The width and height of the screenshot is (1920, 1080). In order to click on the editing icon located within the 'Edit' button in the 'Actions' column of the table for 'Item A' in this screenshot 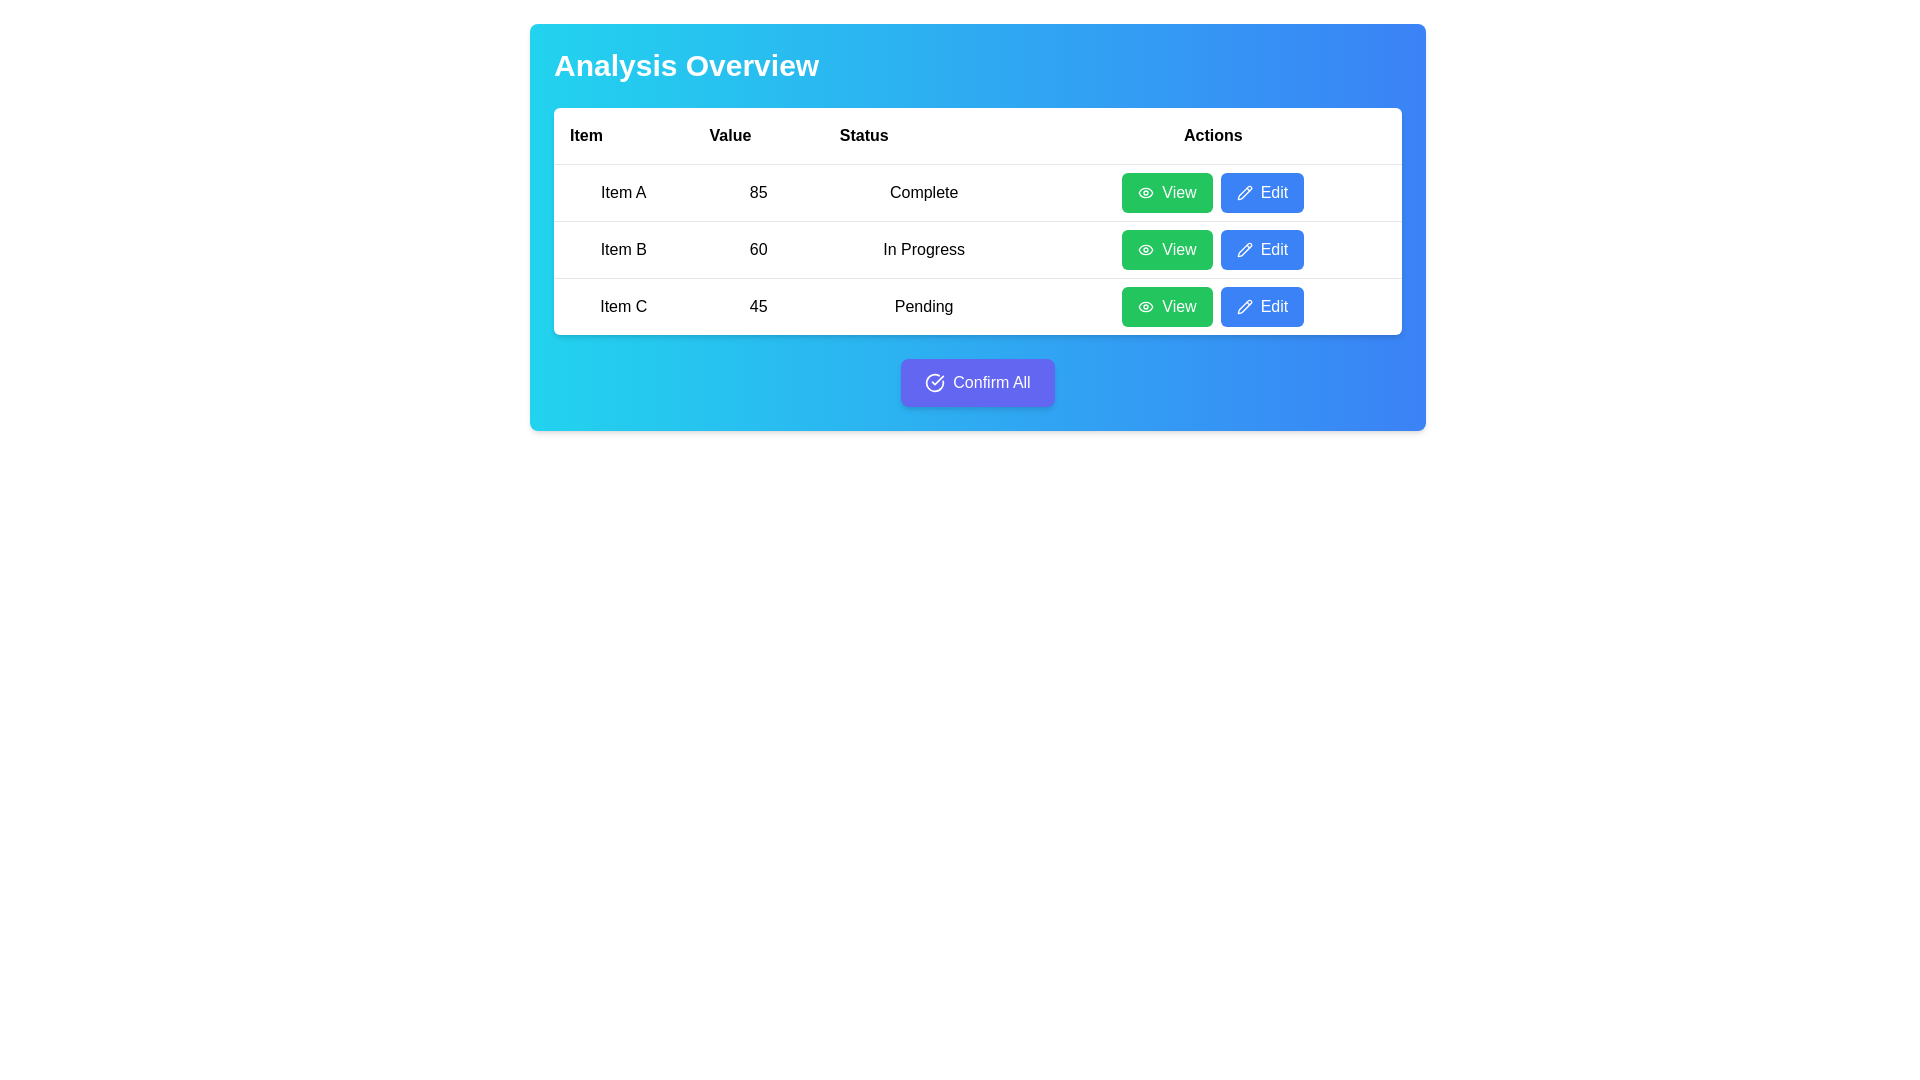, I will do `click(1243, 192)`.